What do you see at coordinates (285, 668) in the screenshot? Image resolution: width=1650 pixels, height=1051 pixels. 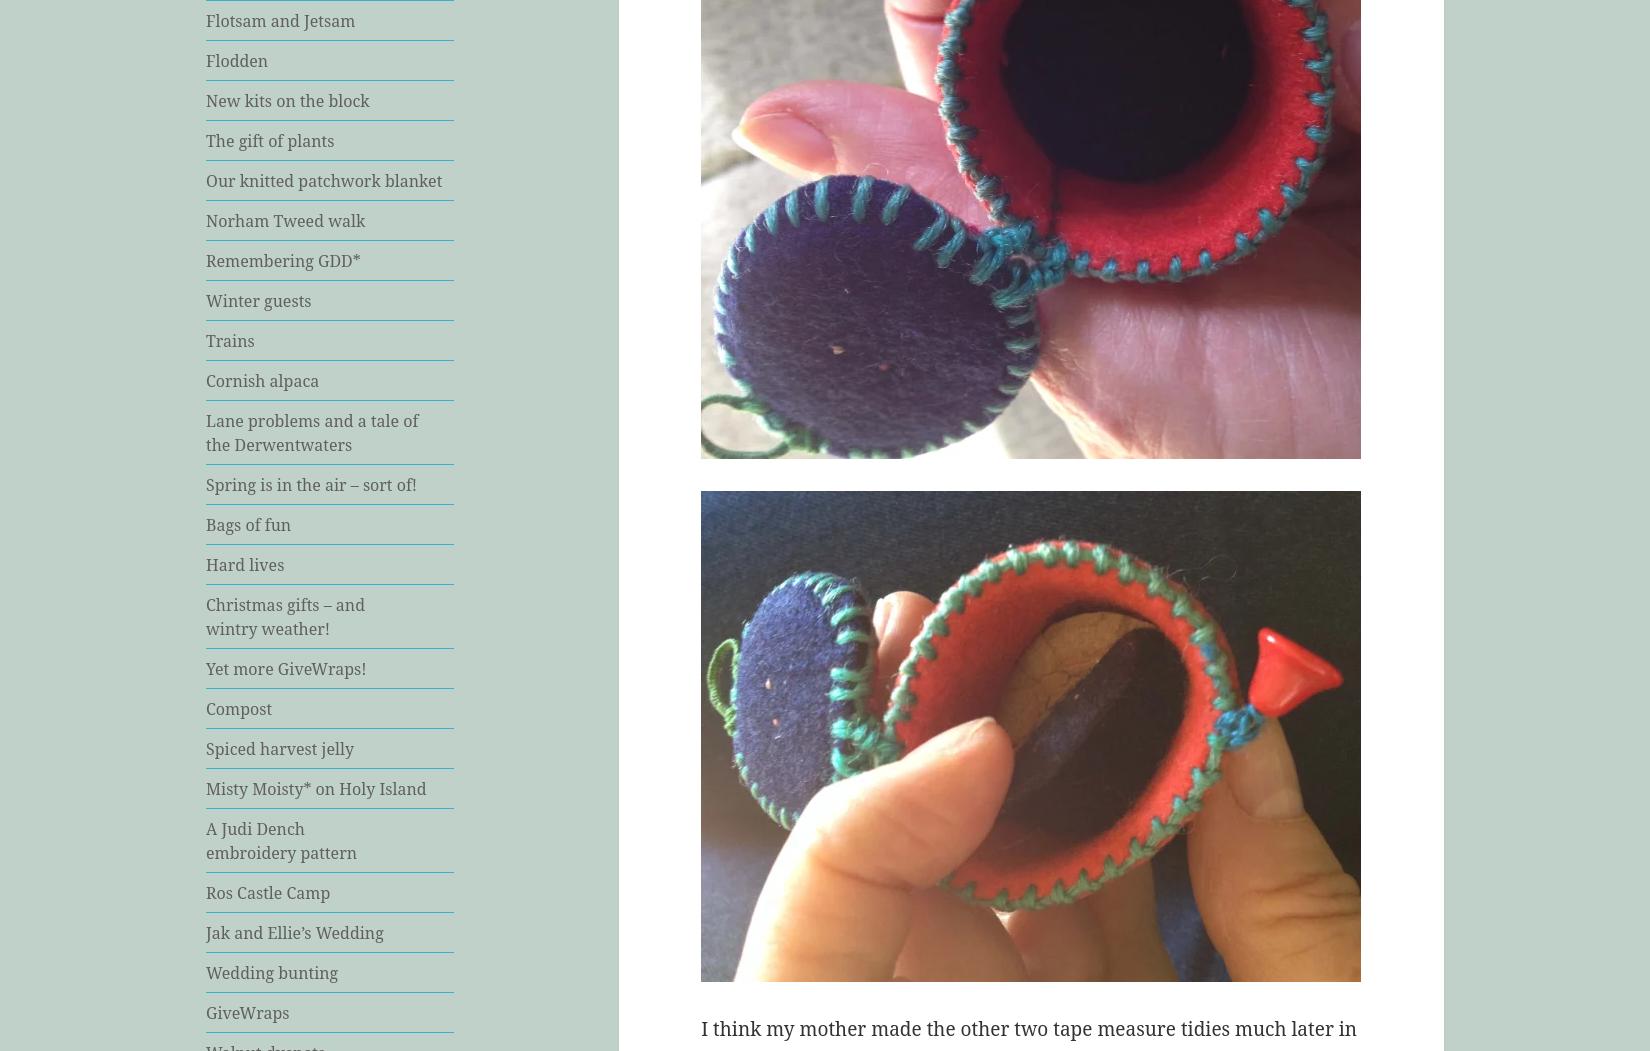 I see `'Yet more GiveWraps!'` at bounding box center [285, 668].